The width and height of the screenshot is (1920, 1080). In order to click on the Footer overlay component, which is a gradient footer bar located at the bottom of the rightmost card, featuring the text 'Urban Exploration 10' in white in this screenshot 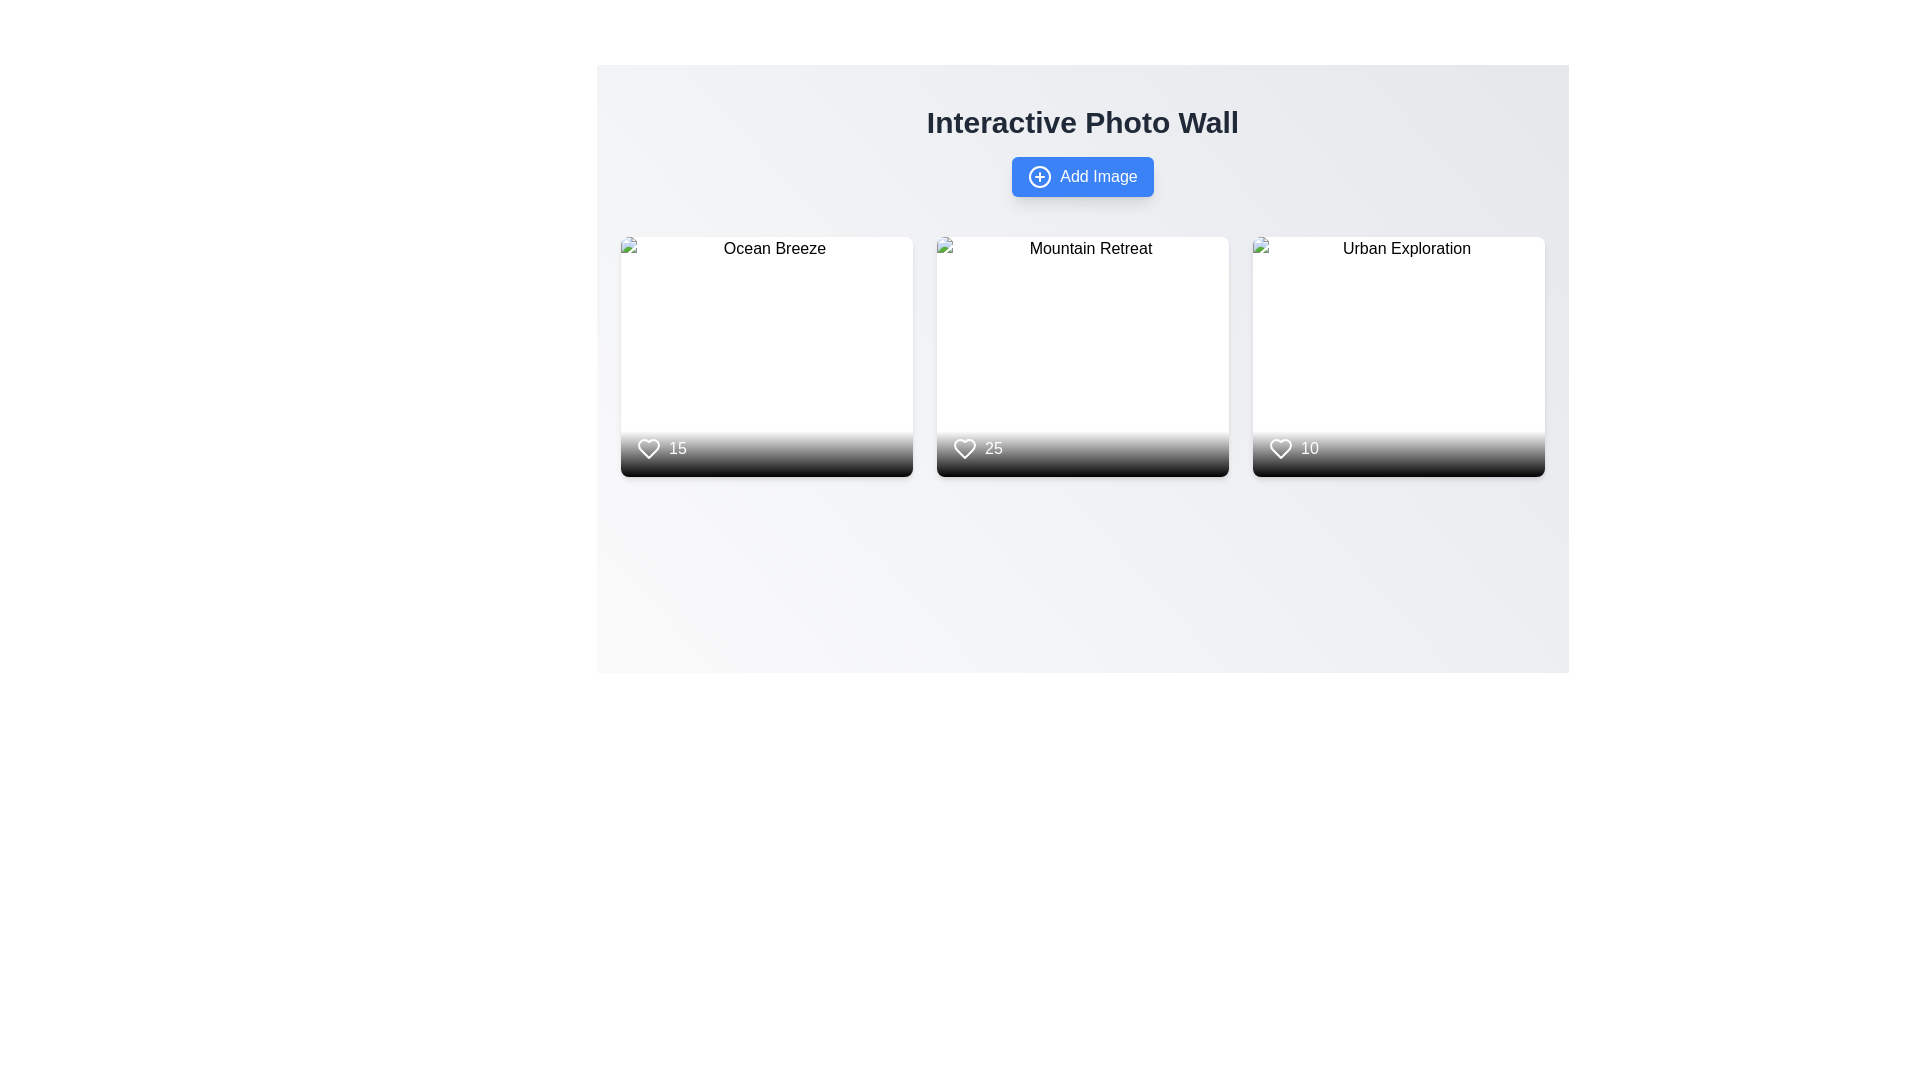, I will do `click(1397, 430)`.